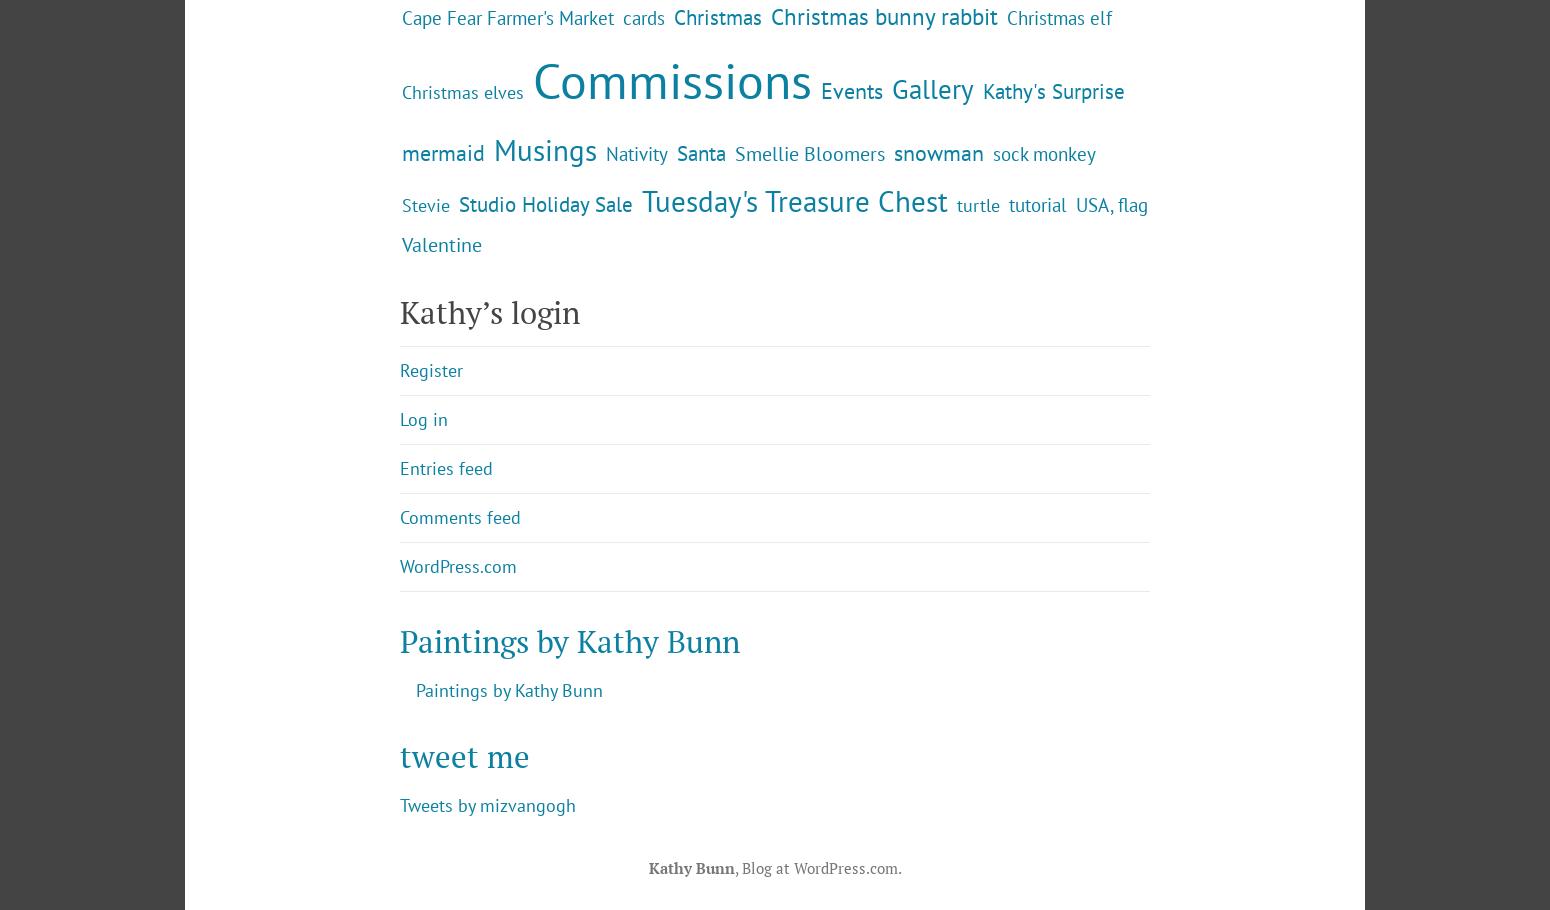 This screenshot has width=1550, height=910. I want to click on 'Events', so click(851, 254).